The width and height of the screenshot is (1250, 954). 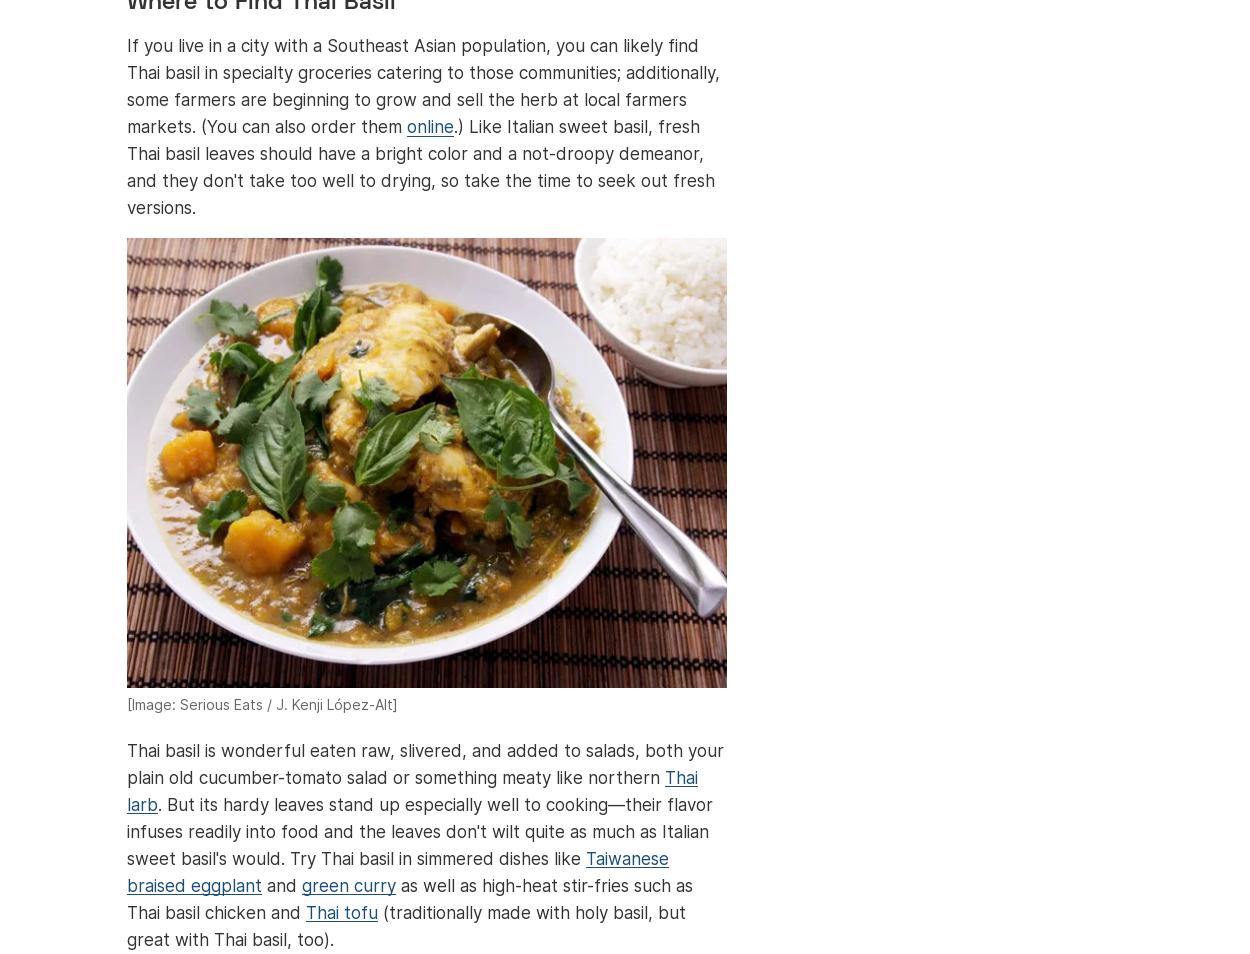 What do you see at coordinates (127, 831) in the screenshot?
I see `'. But its hardy leaves stand up especially well to cooking—their flavor infuses readily into food and the leaves don't wilt quite as much as Italian sweet basil's would. Try Thai basil in simmered dishes like'` at bounding box center [127, 831].